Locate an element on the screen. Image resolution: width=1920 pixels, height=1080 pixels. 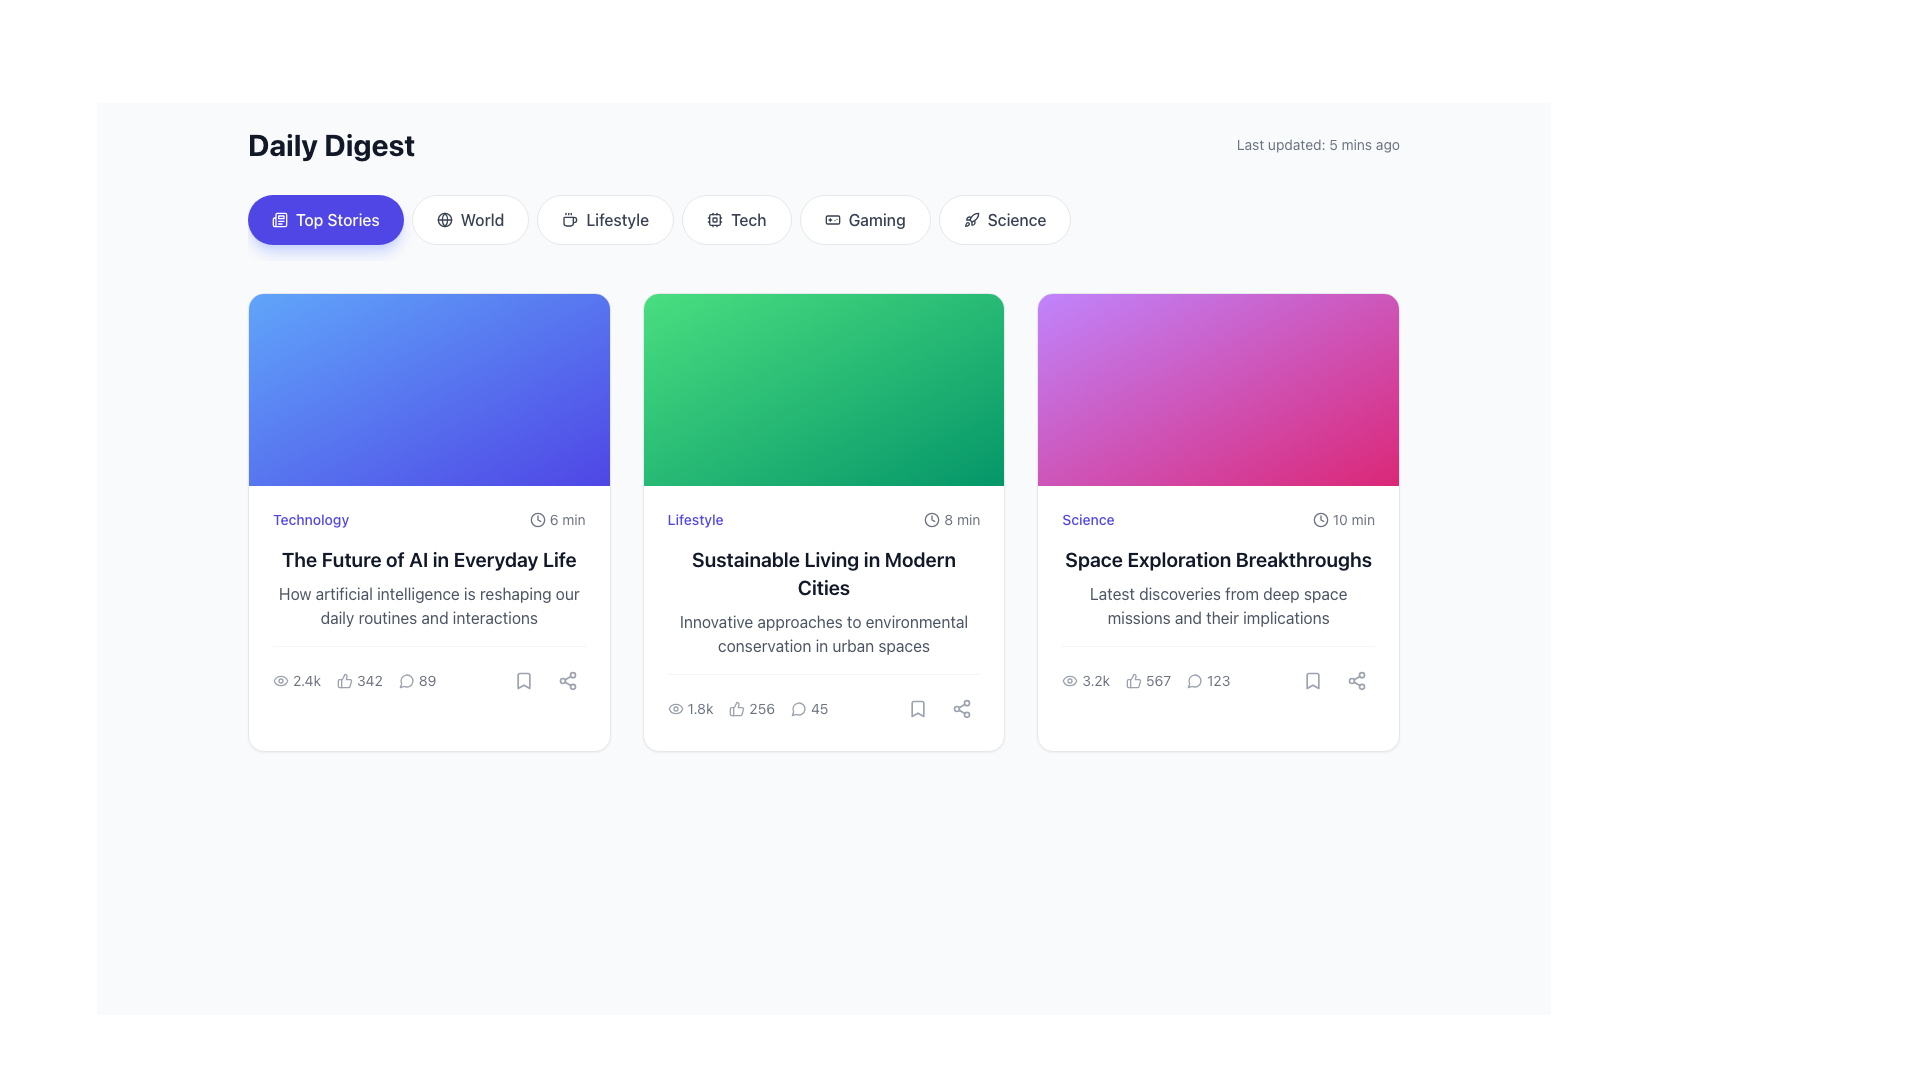
the composite visual-label indicator displaying the views (2.4k) for 'The Future of AI in Everyday Life' article, located at the bottom left of the first card is located at coordinates (296, 680).